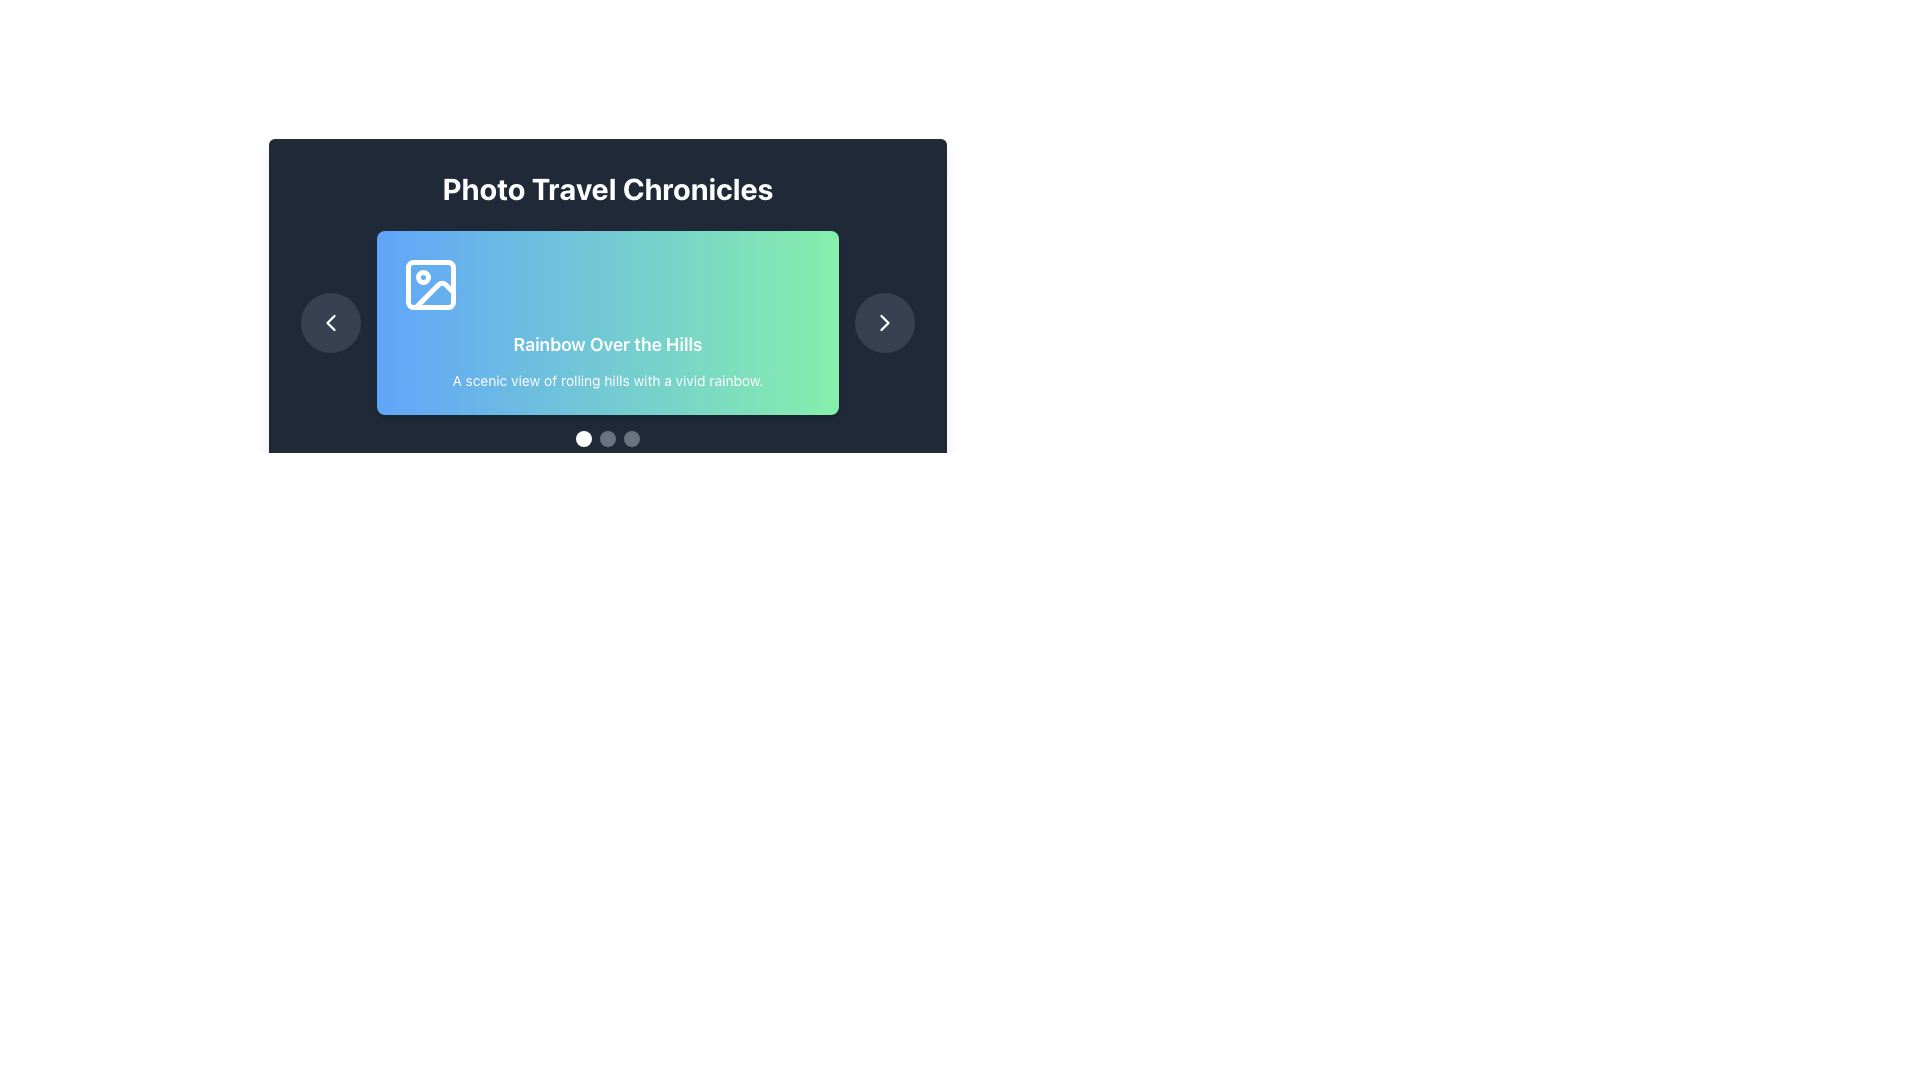 Image resolution: width=1920 pixels, height=1080 pixels. What do you see at coordinates (883, 322) in the screenshot?
I see `the circular button with a gray background and a white chevron icon` at bounding box center [883, 322].